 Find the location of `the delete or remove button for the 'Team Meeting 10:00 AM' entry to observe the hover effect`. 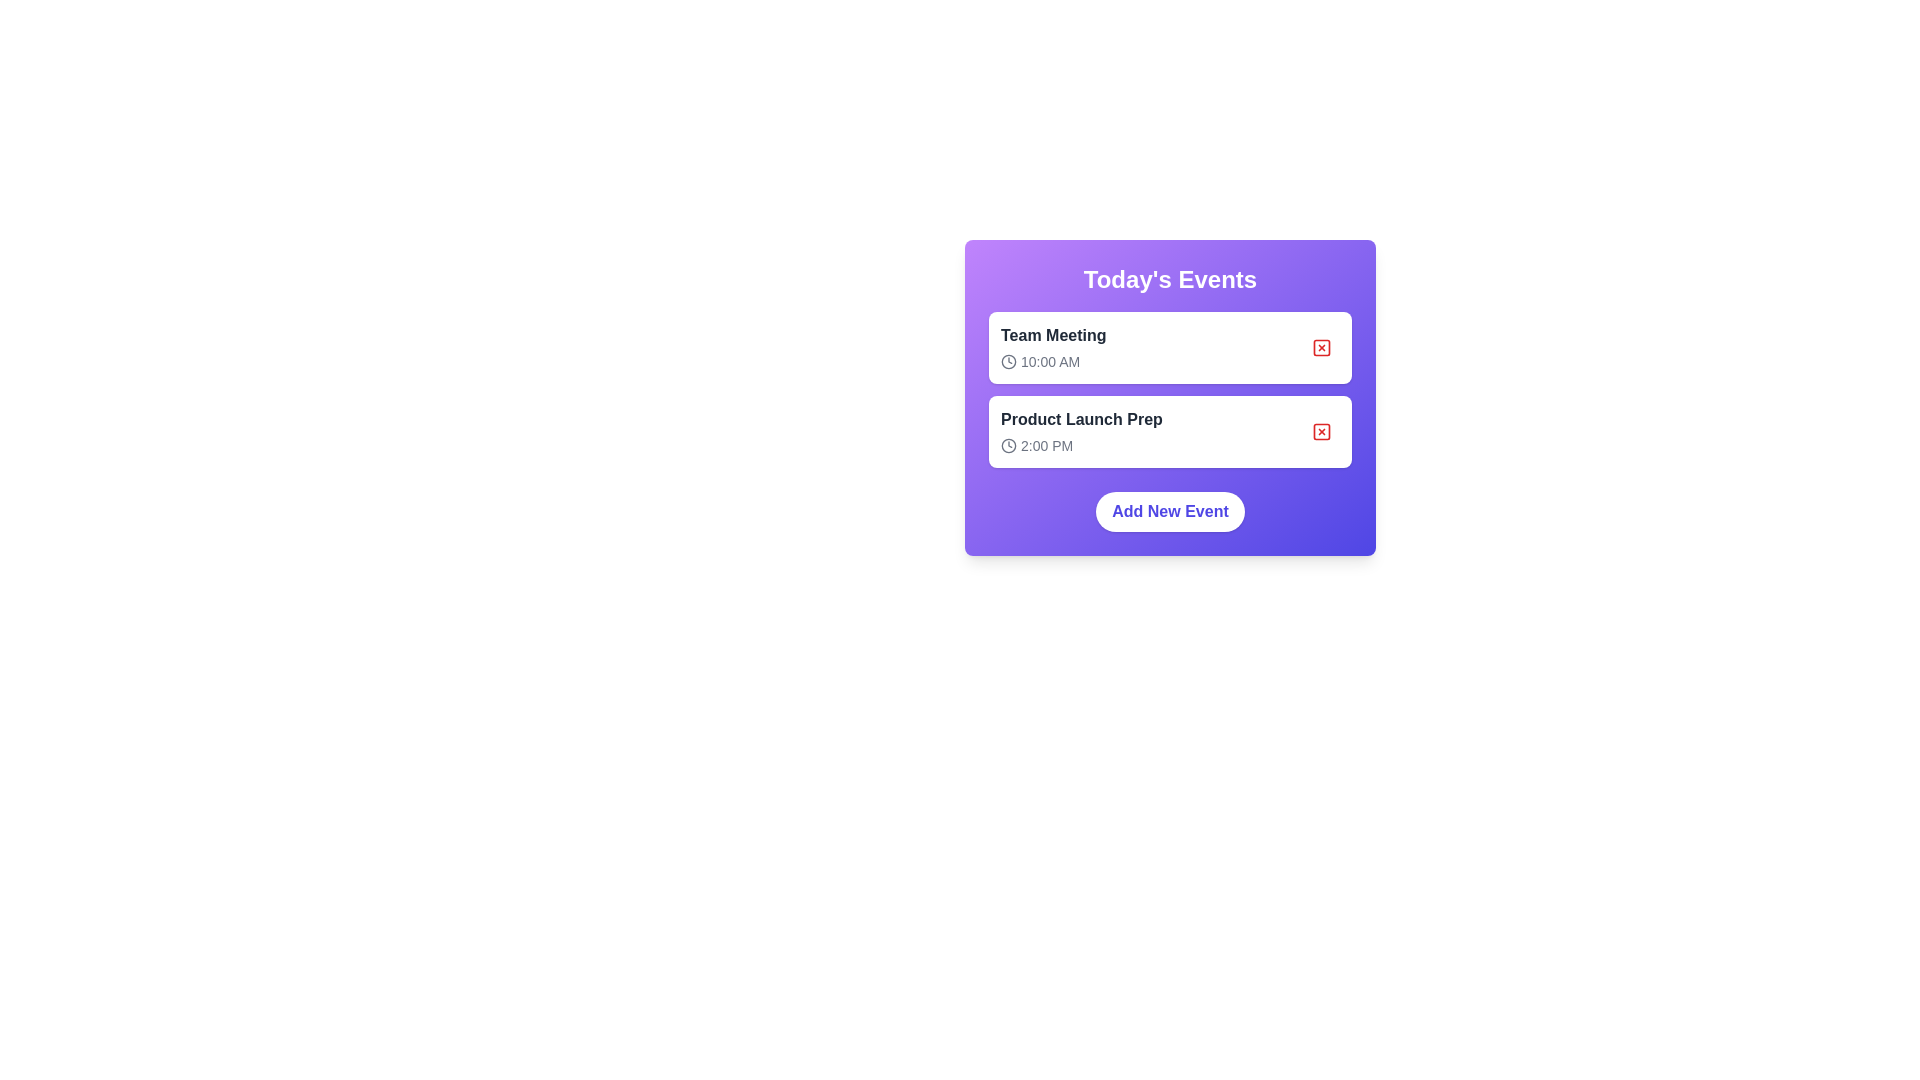

the delete or remove button for the 'Team Meeting 10:00 AM' entry to observe the hover effect is located at coordinates (1321, 346).